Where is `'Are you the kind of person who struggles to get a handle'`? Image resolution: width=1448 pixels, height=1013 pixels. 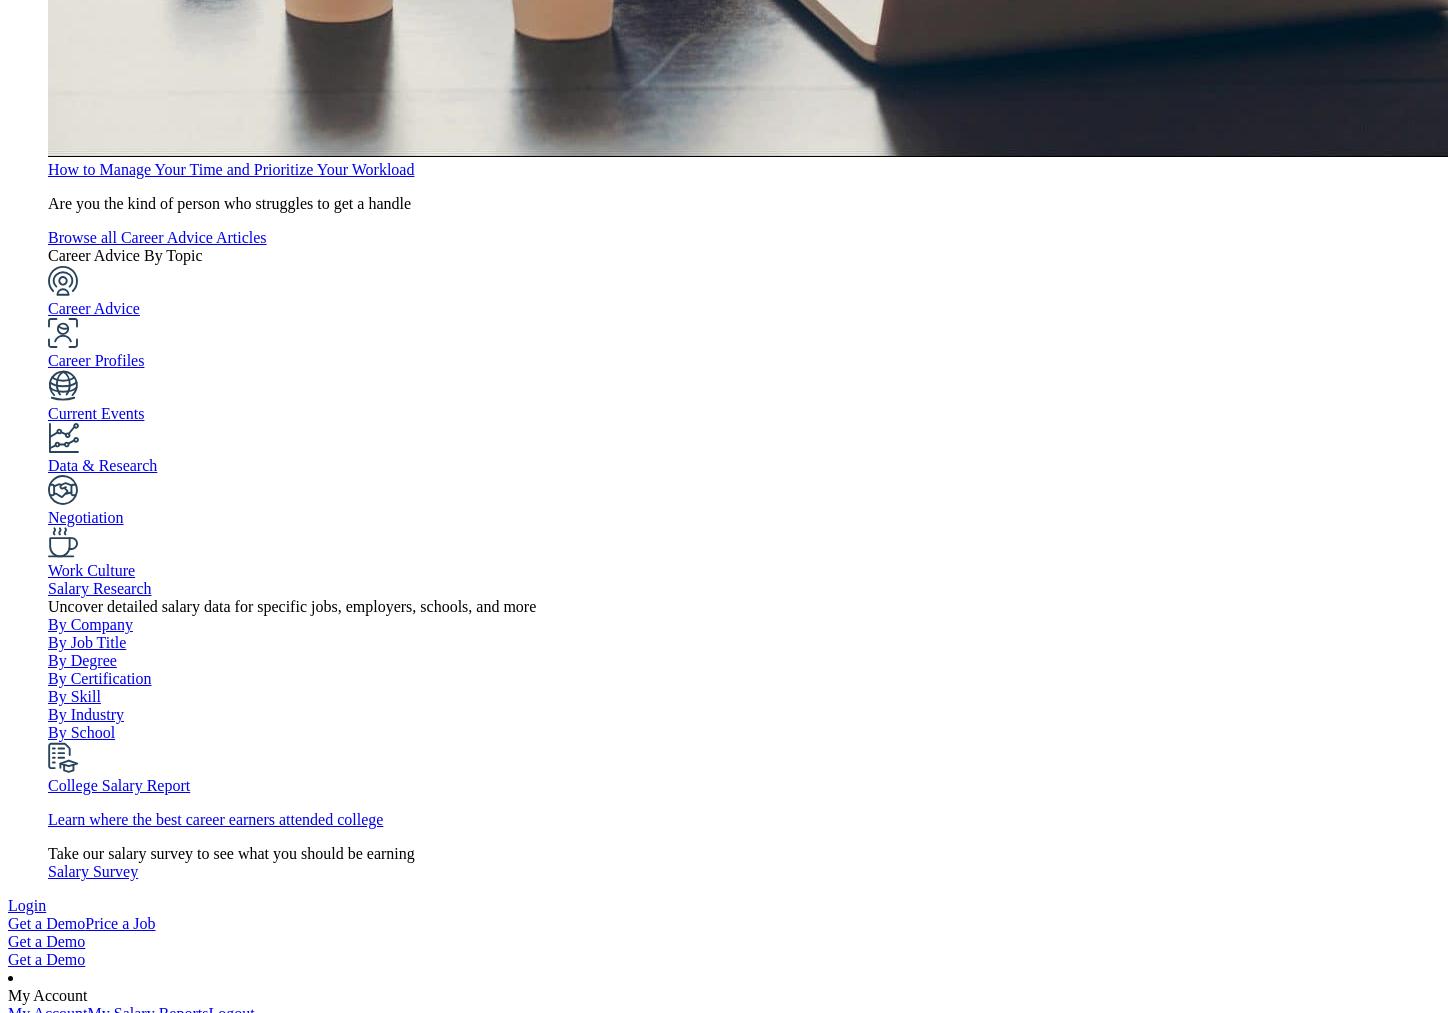 'Are you the kind of person who struggles to get a handle' is located at coordinates (229, 202).